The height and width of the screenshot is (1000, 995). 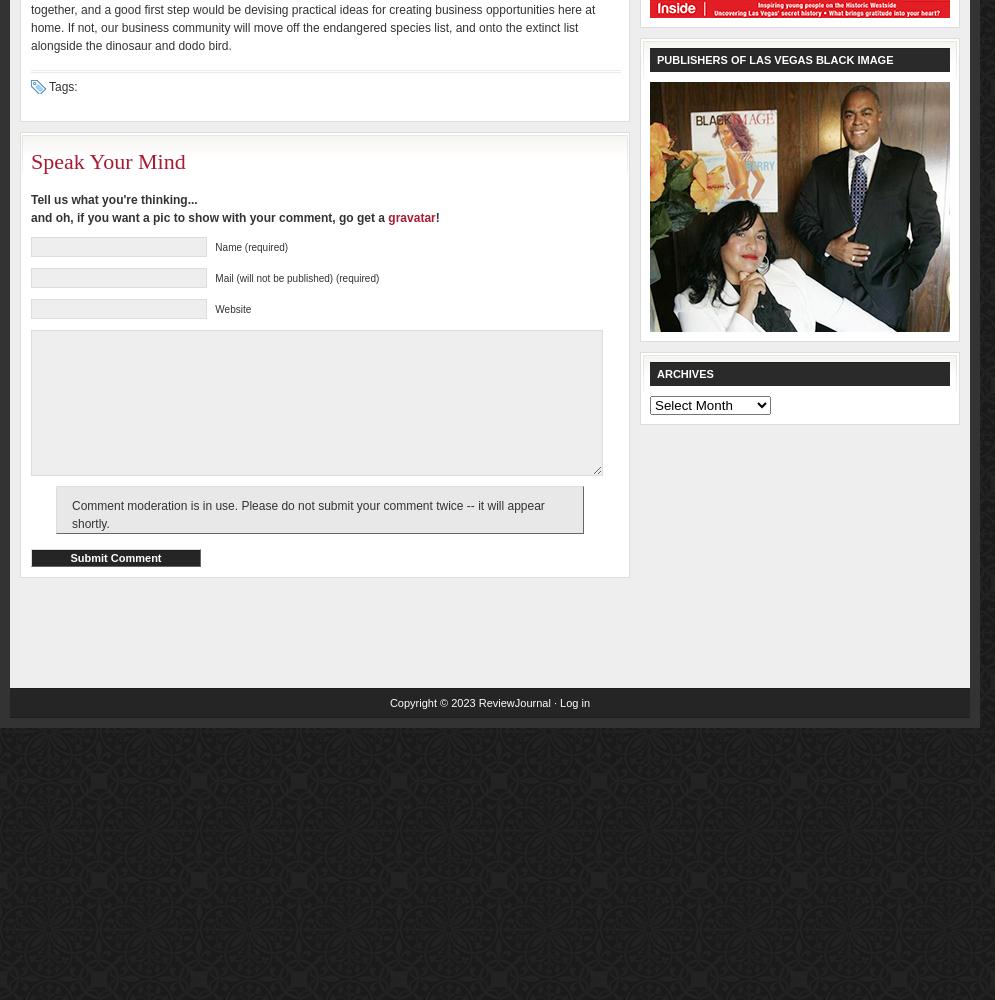 I want to click on '!', so click(x=436, y=217).